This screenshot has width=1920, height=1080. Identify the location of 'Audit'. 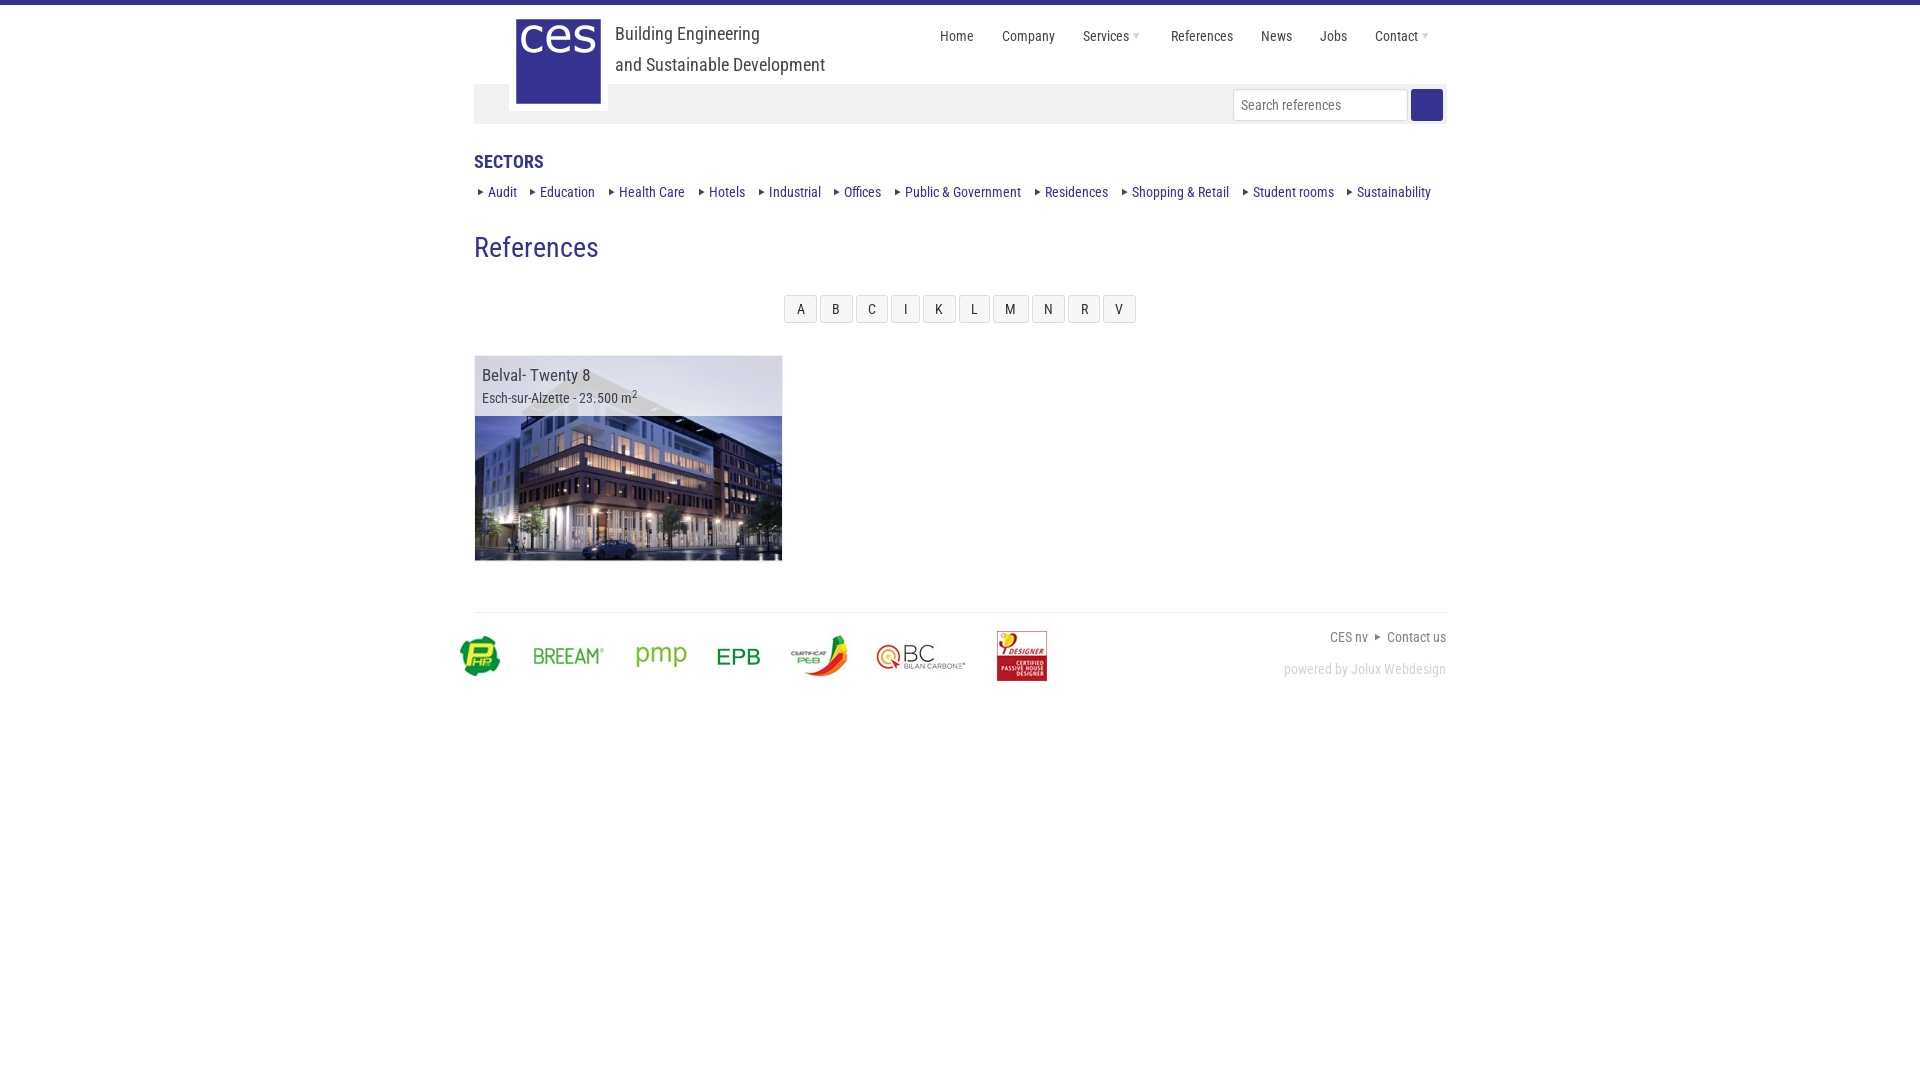
(502, 192).